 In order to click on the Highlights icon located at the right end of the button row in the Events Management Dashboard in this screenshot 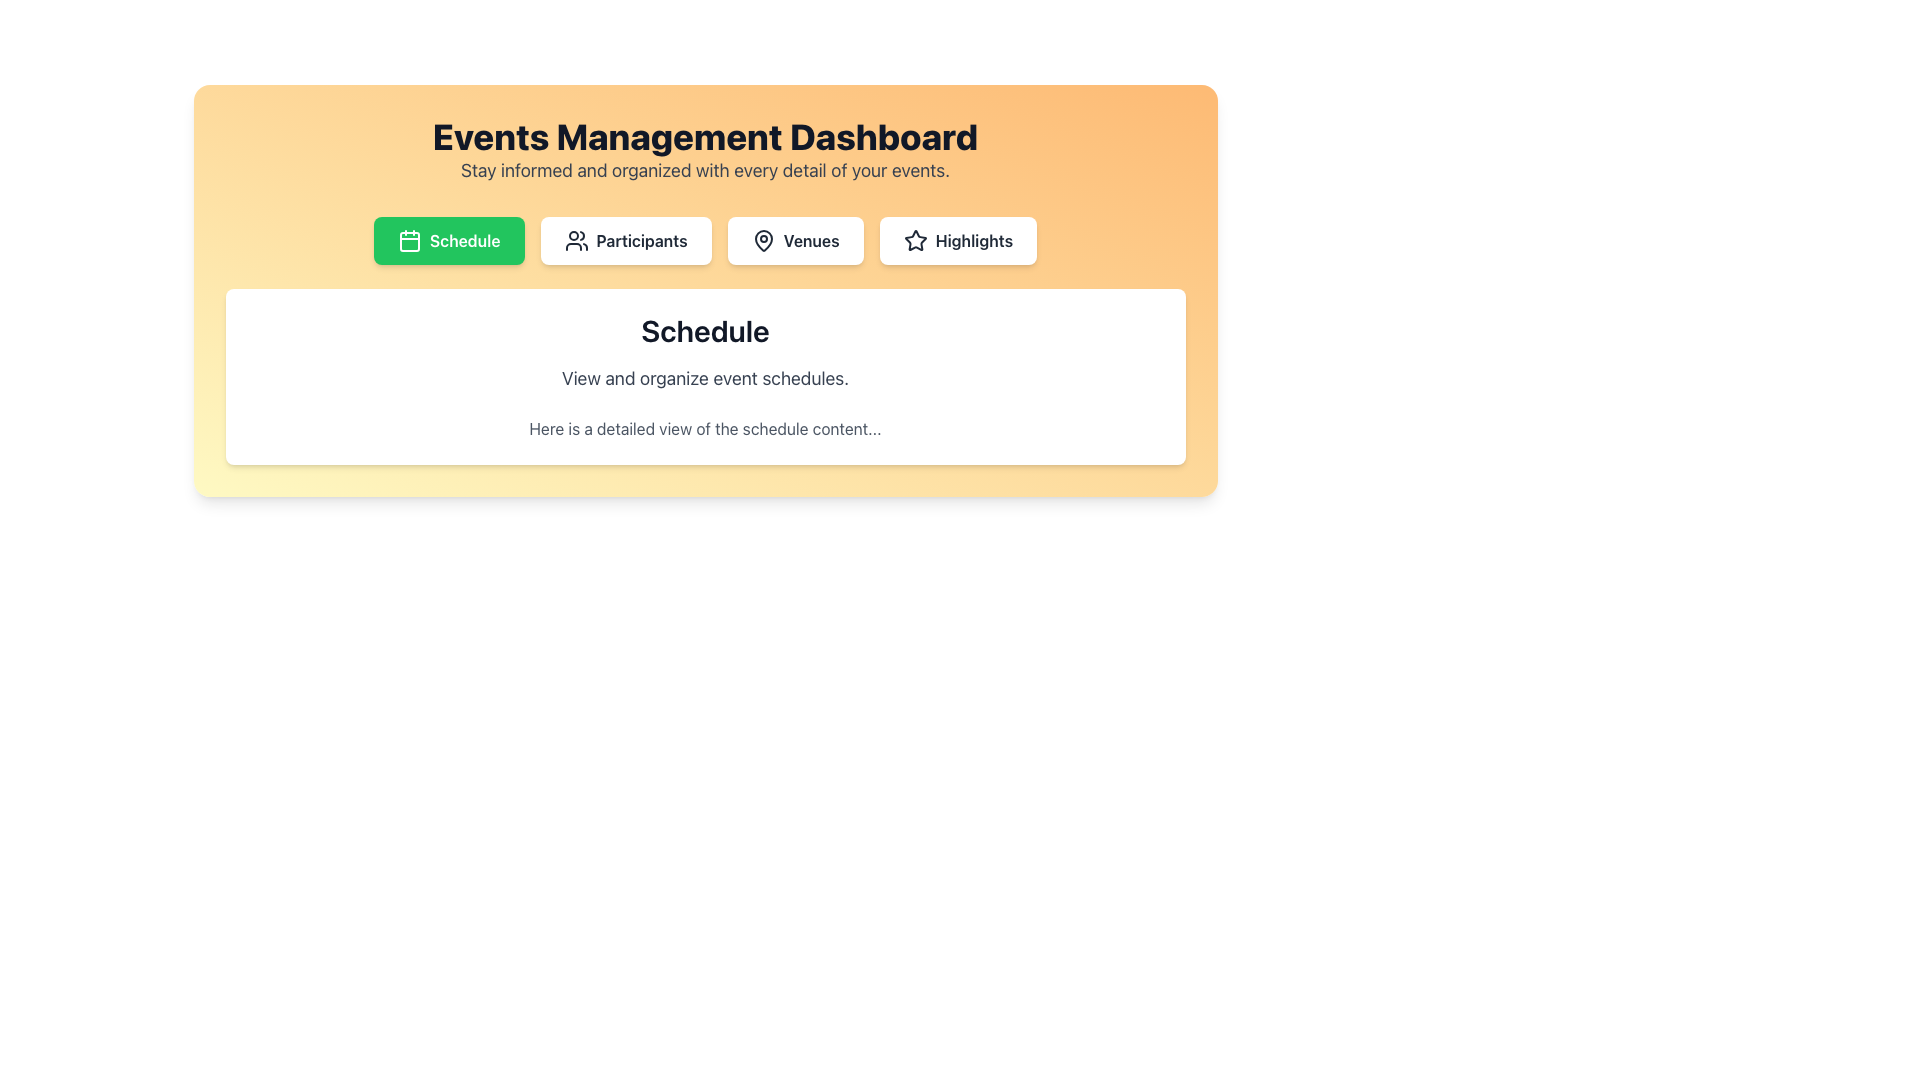, I will do `click(914, 239)`.